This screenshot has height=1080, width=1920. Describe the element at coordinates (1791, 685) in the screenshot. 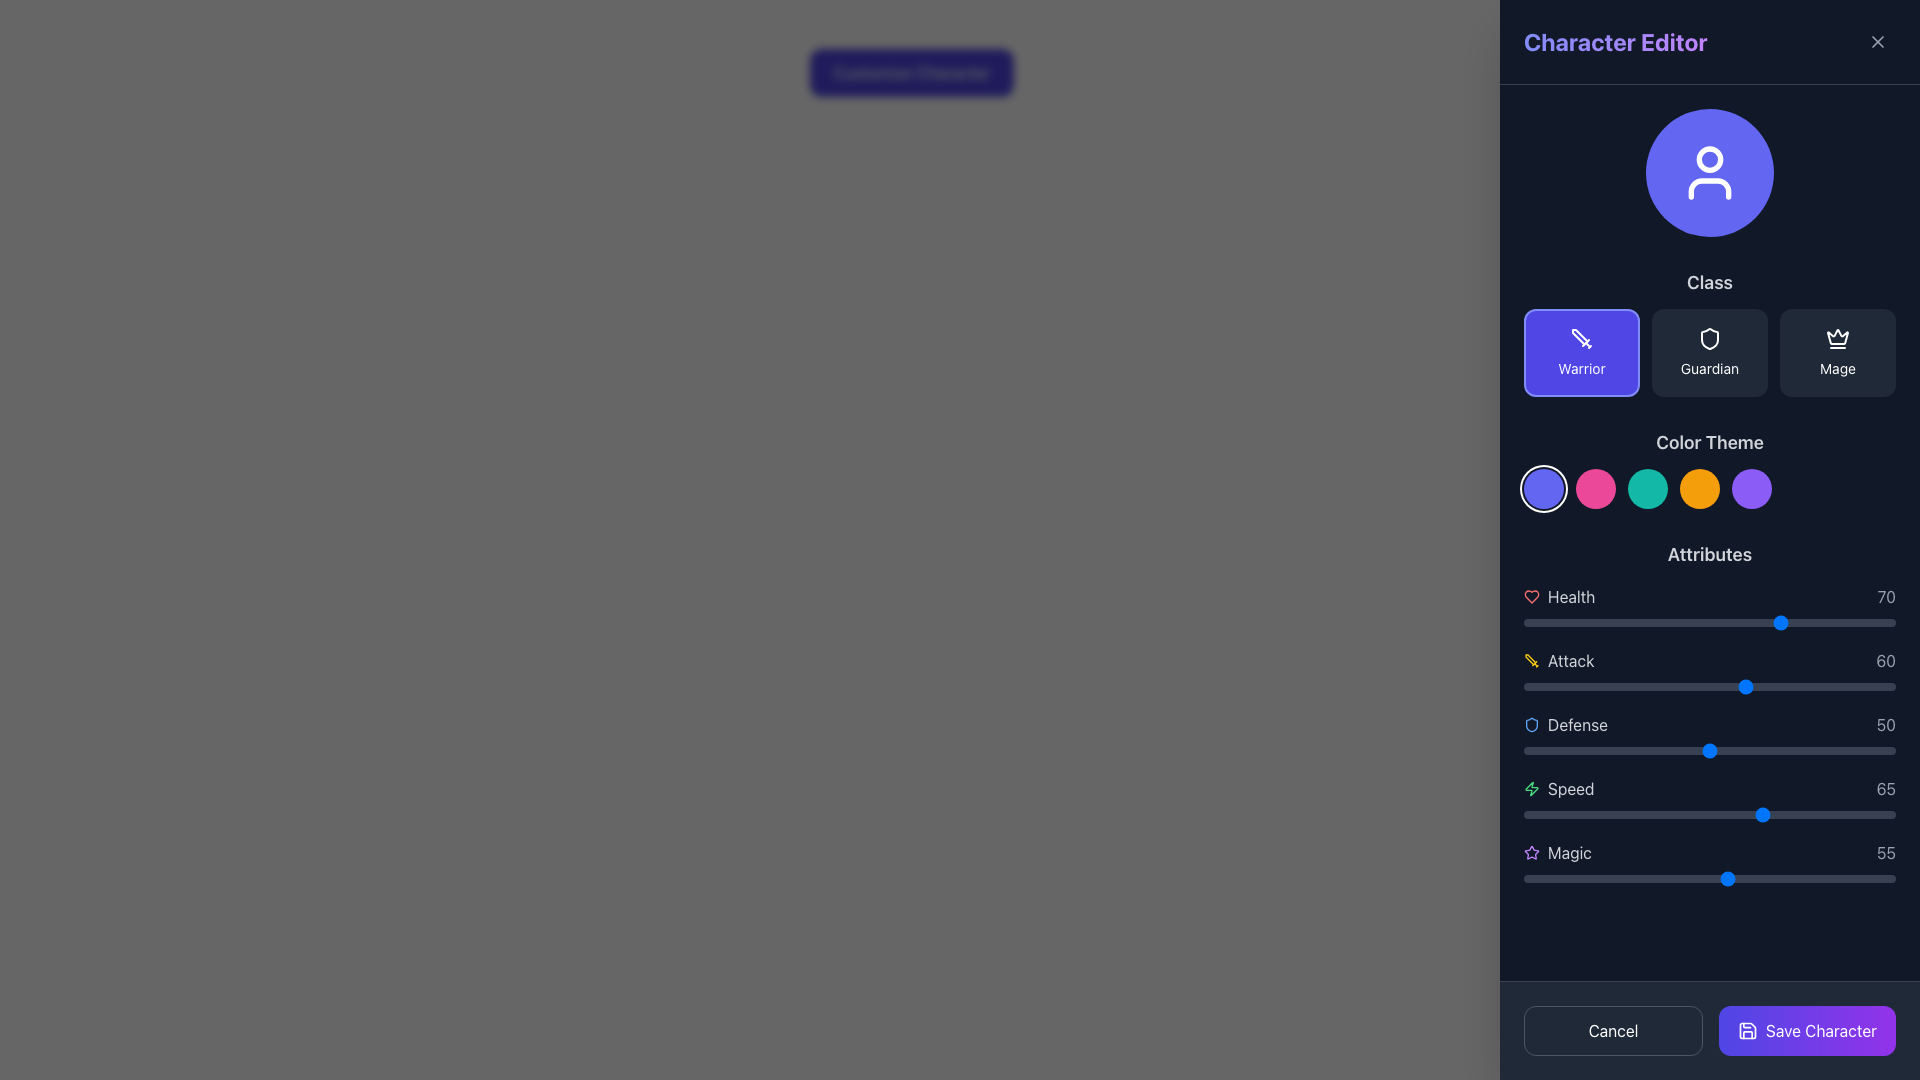

I see `the 'Attack' attribute slider` at that location.